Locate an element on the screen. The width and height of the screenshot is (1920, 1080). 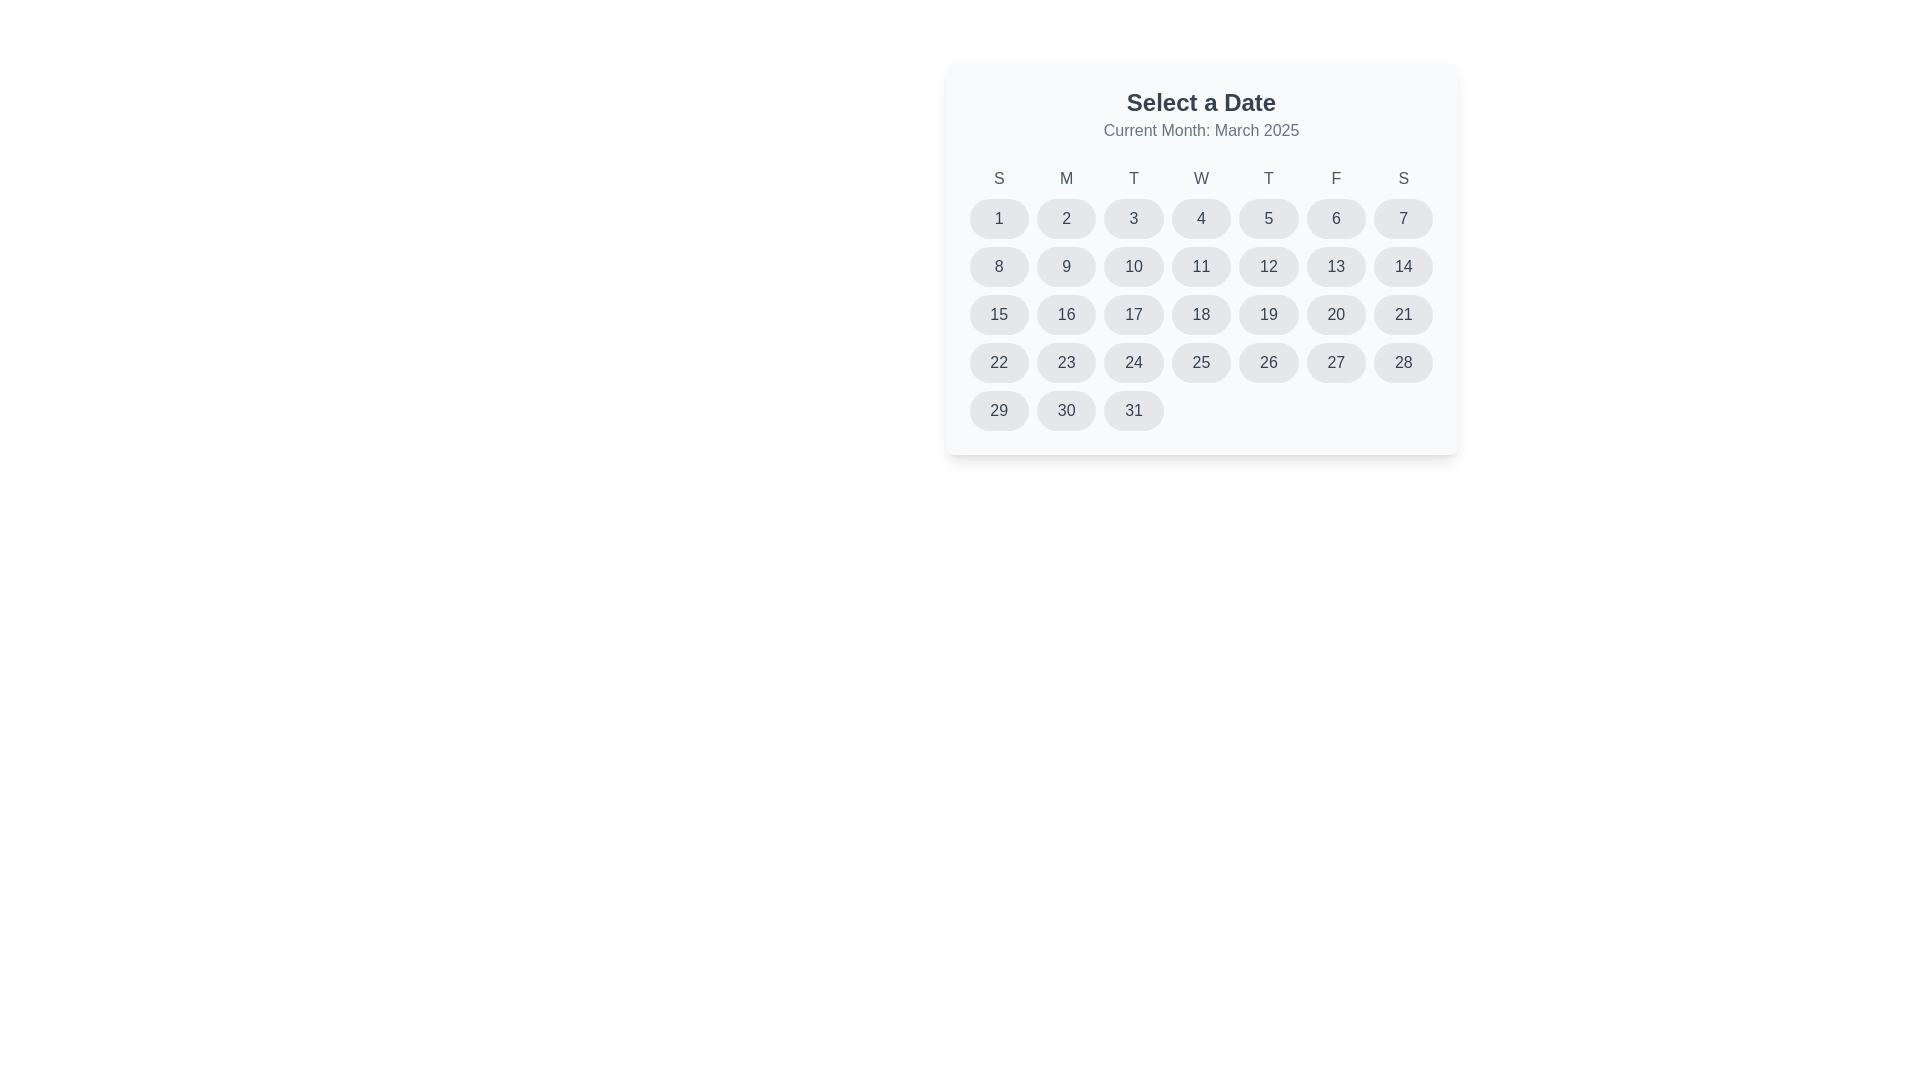
the calendar button representing the 18th day of the month is located at coordinates (1200, 315).